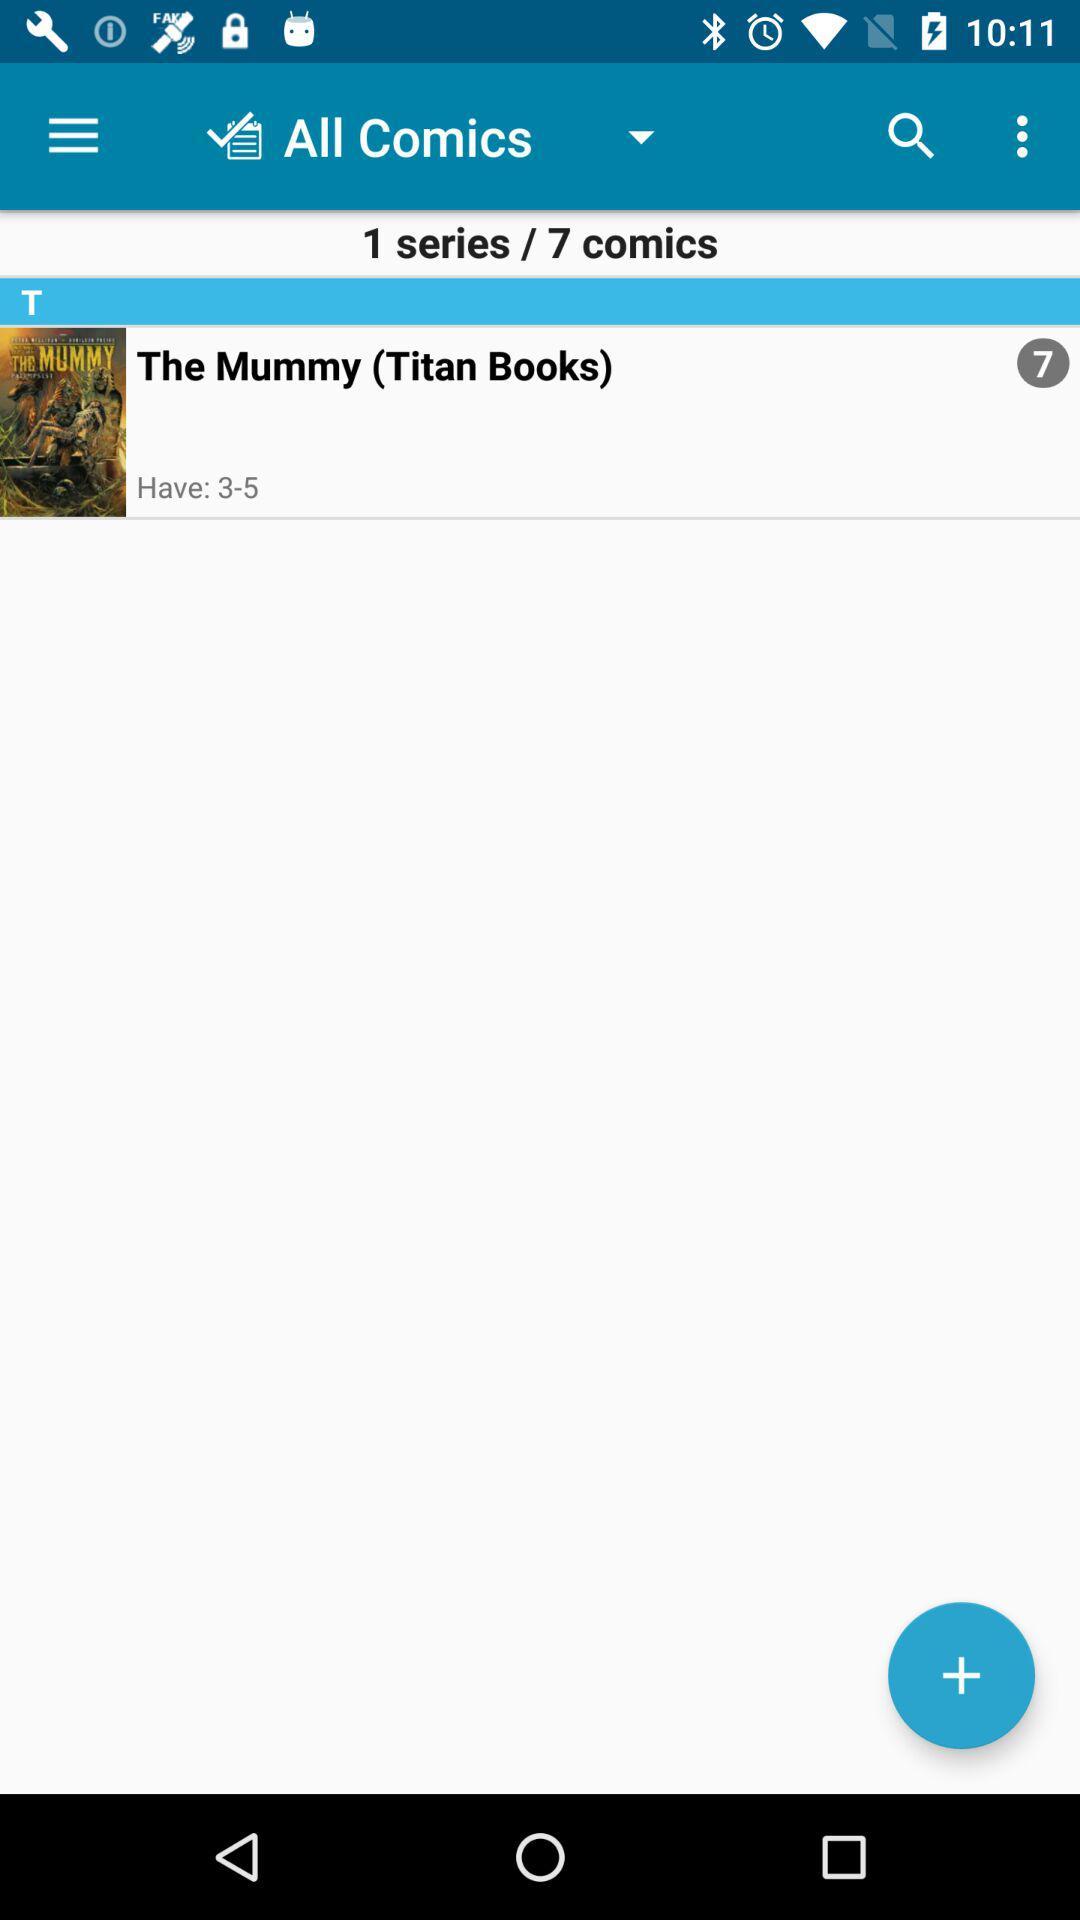 The height and width of the screenshot is (1920, 1080). I want to click on the add icon, so click(960, 1675).